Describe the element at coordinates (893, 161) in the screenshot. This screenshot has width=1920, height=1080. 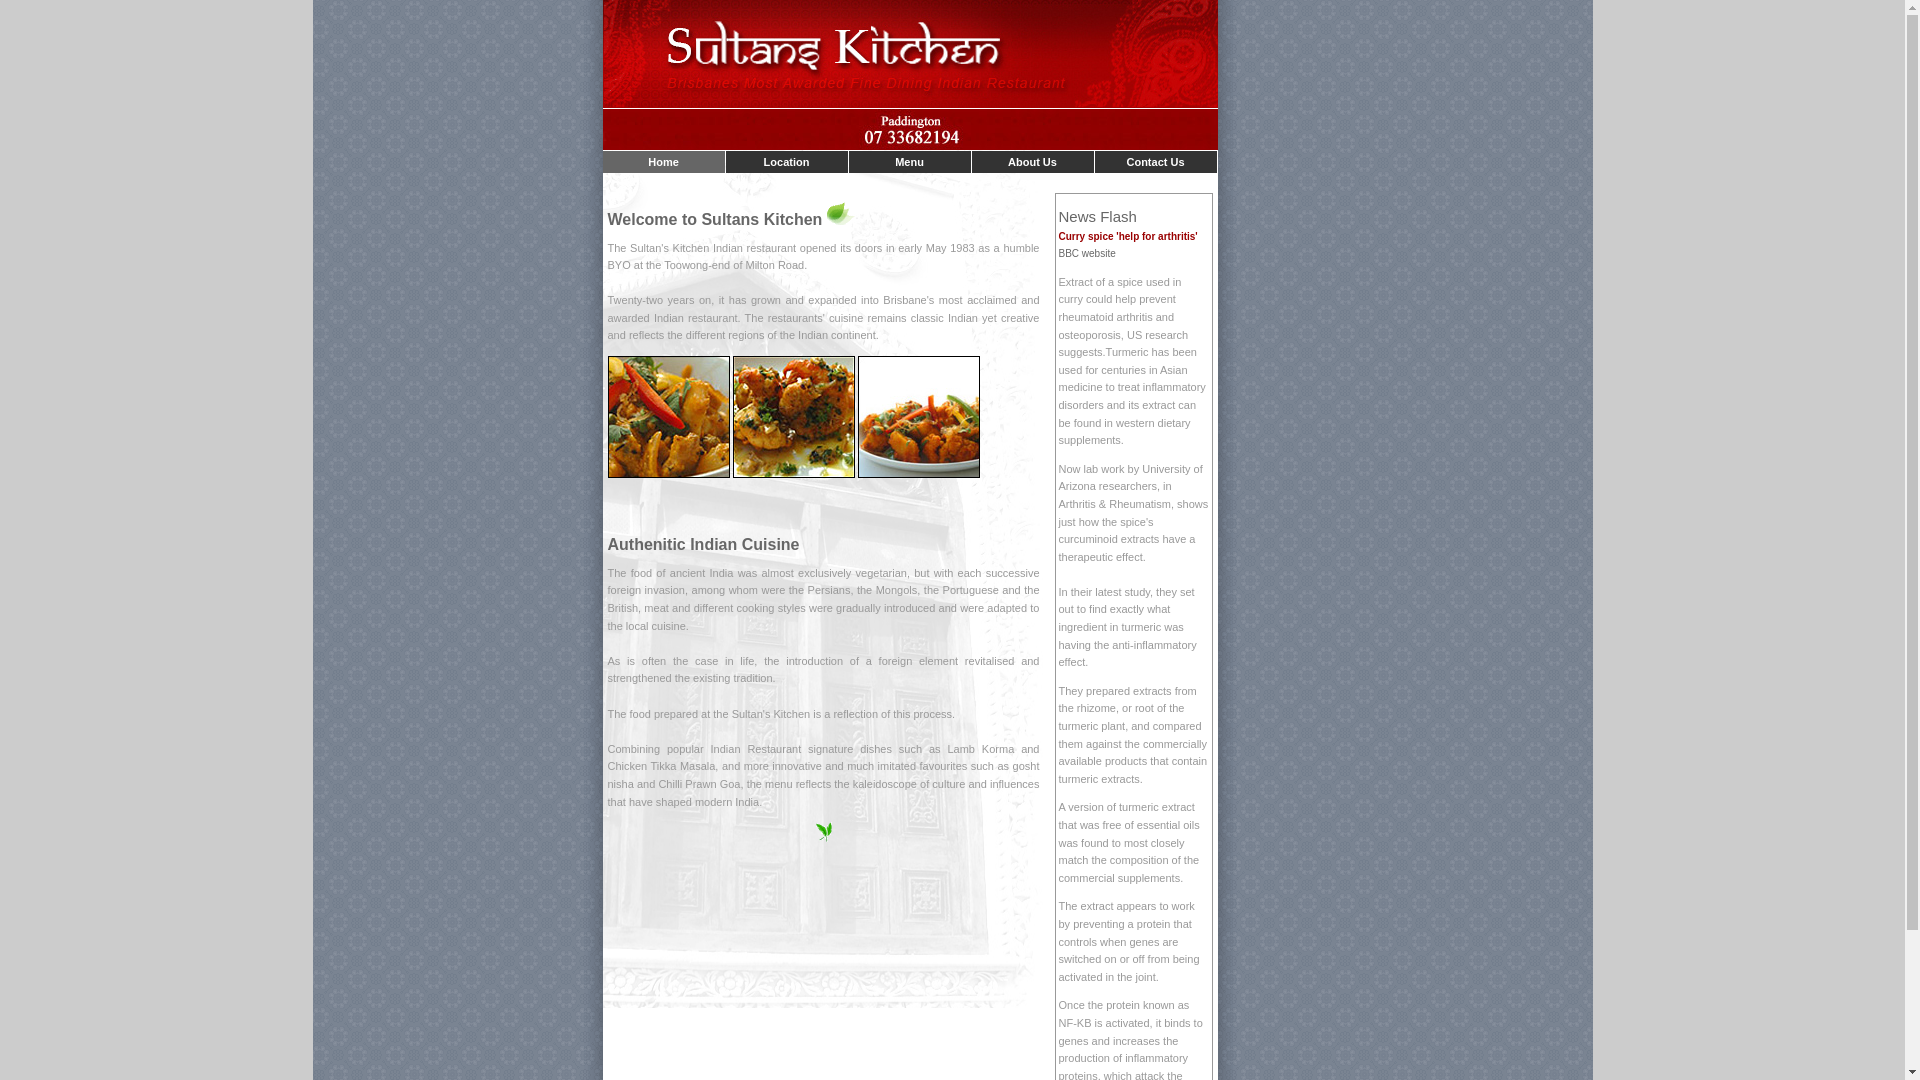
I see `'Menu'` at that location.